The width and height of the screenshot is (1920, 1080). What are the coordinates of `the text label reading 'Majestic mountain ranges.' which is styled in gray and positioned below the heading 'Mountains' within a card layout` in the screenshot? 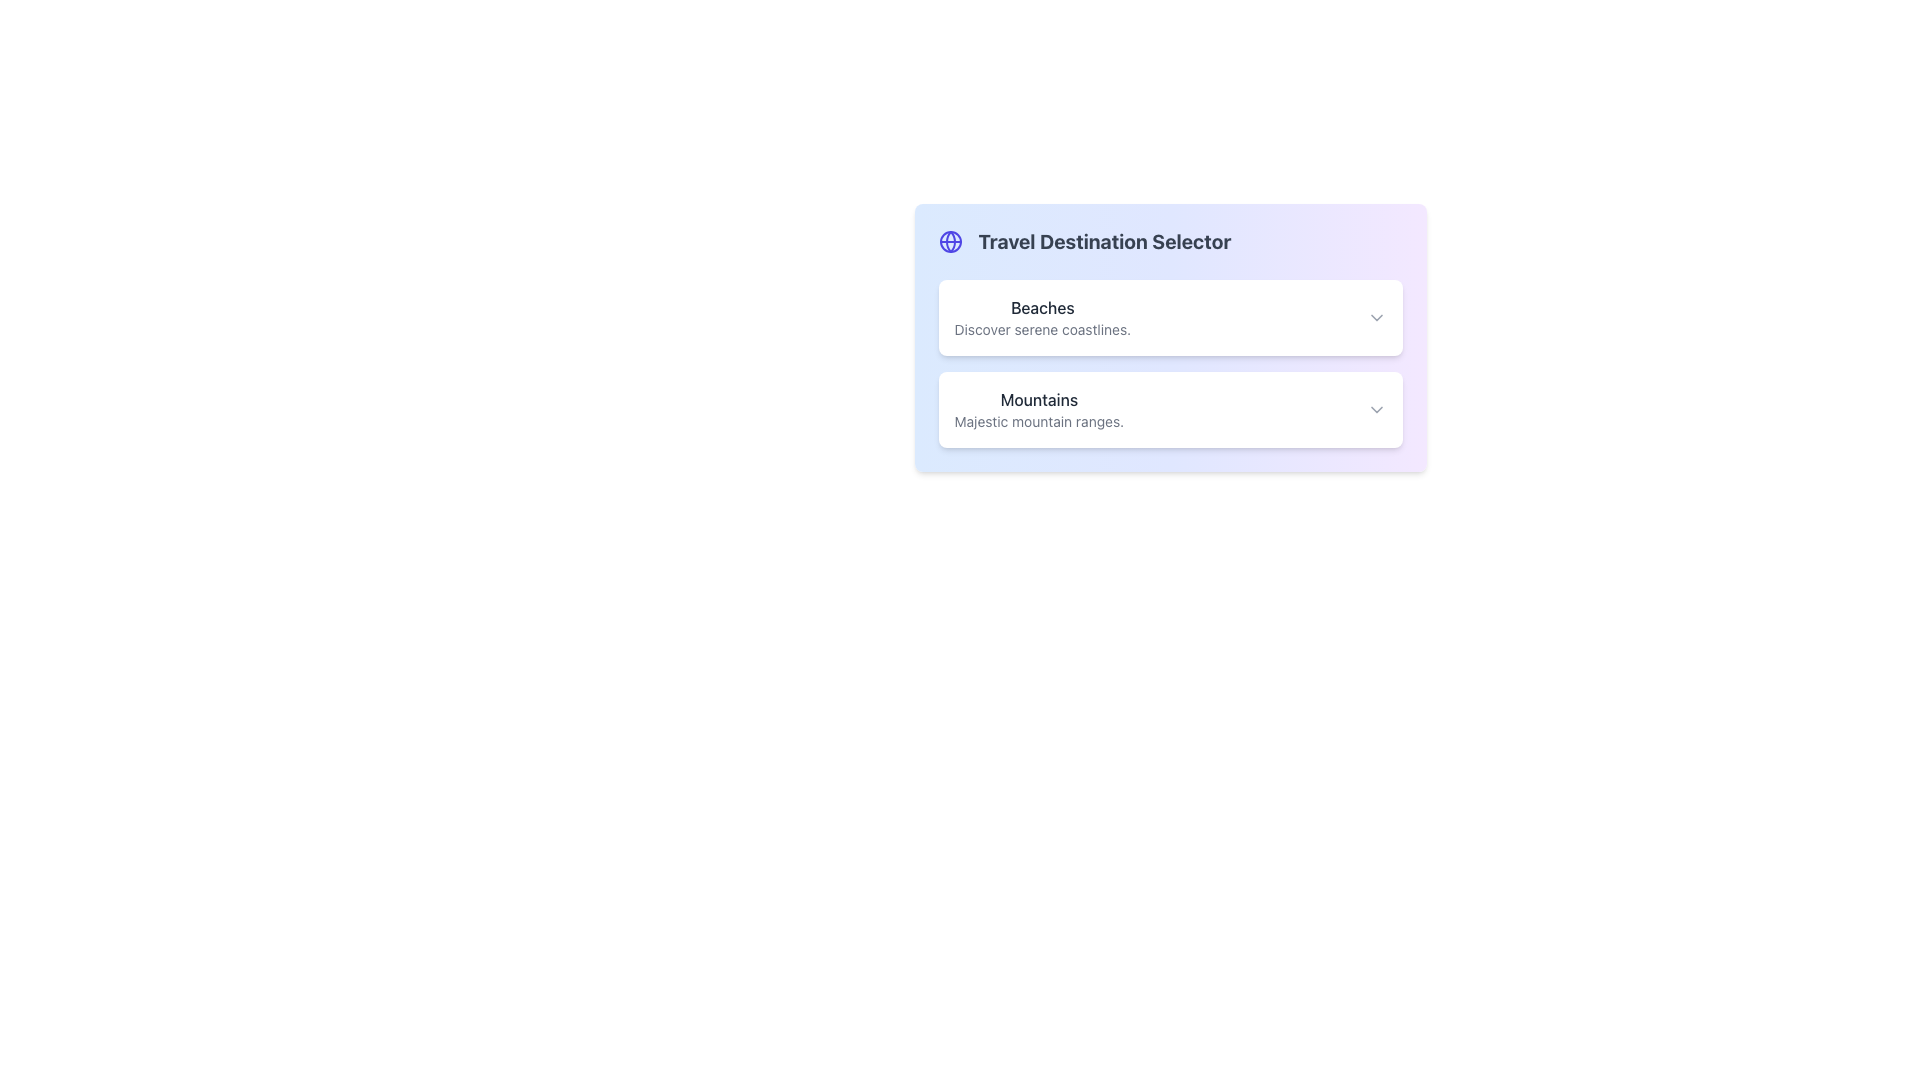 It's located at (1039, 420).